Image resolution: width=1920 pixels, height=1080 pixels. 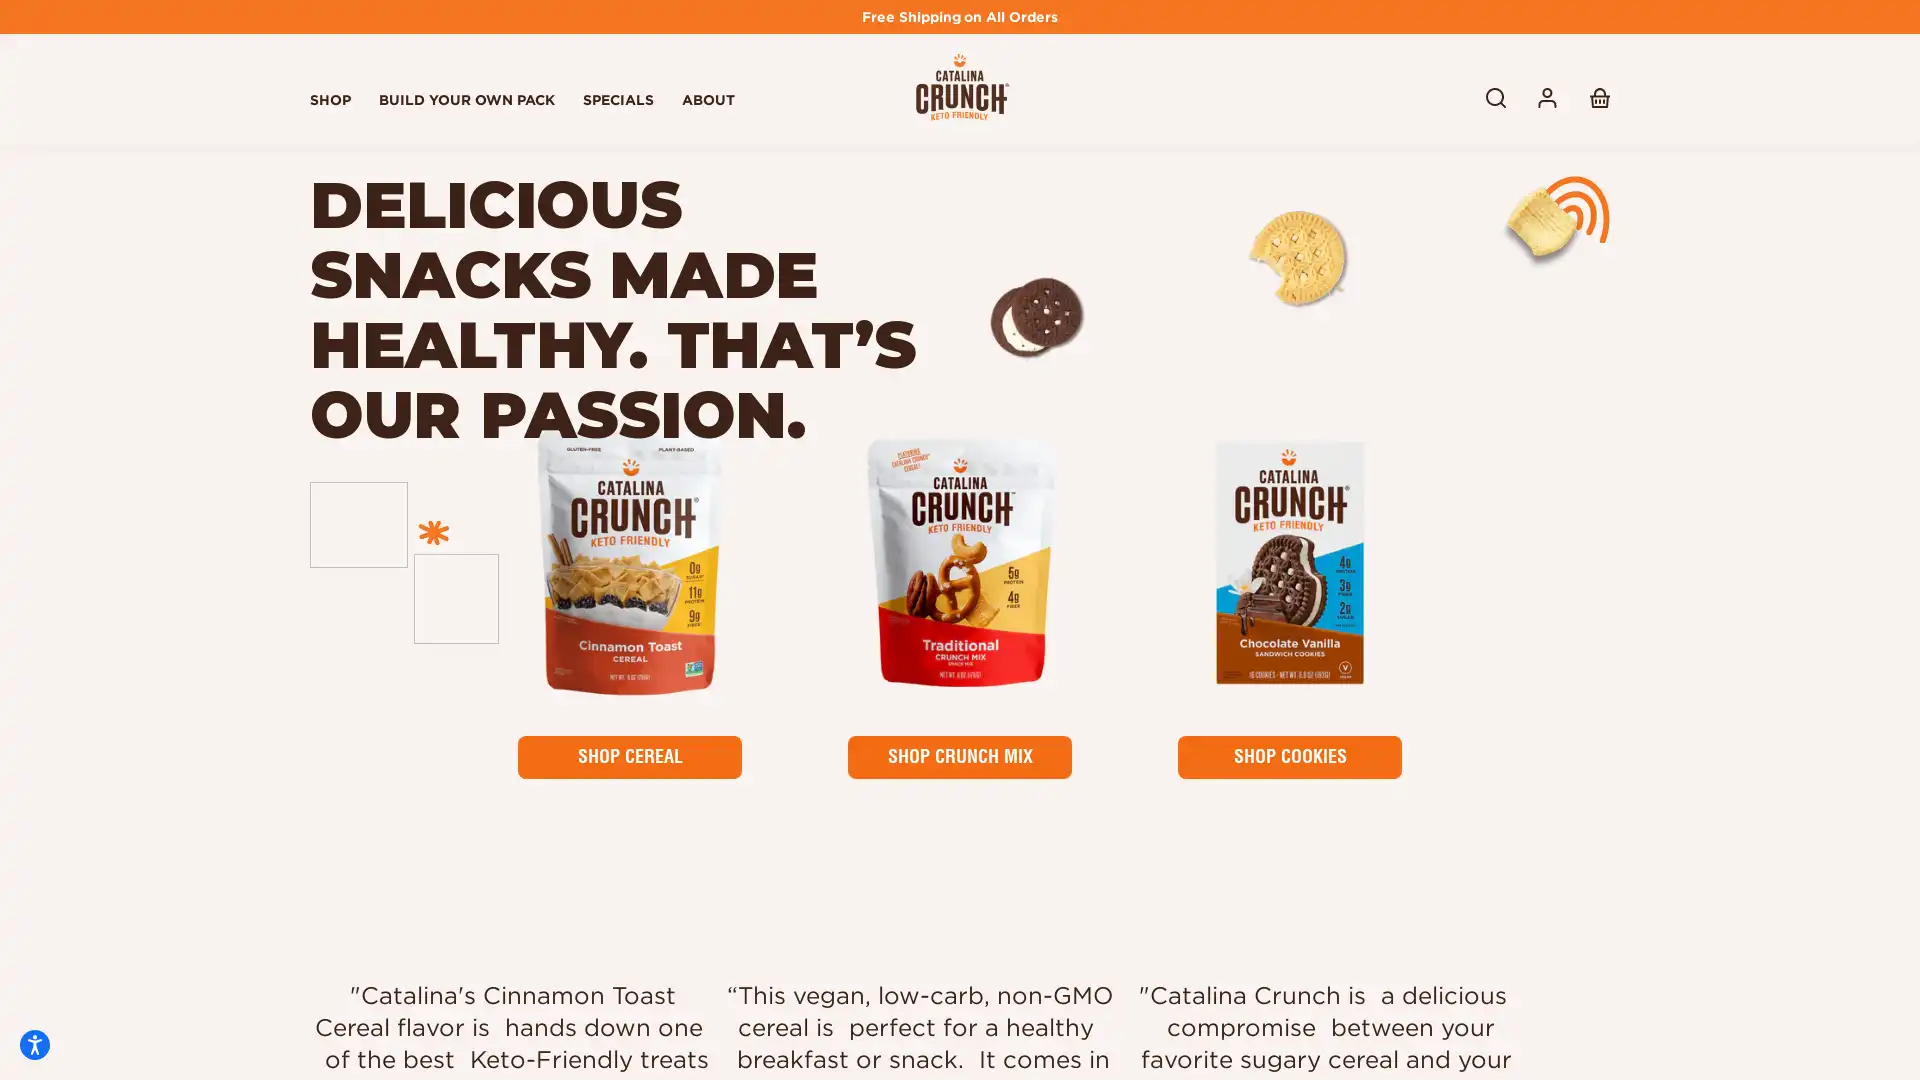 What do you see at coordinates (1496, 96) in the screenshot?
I see `Submit search` at bounding box center [1496, 96].